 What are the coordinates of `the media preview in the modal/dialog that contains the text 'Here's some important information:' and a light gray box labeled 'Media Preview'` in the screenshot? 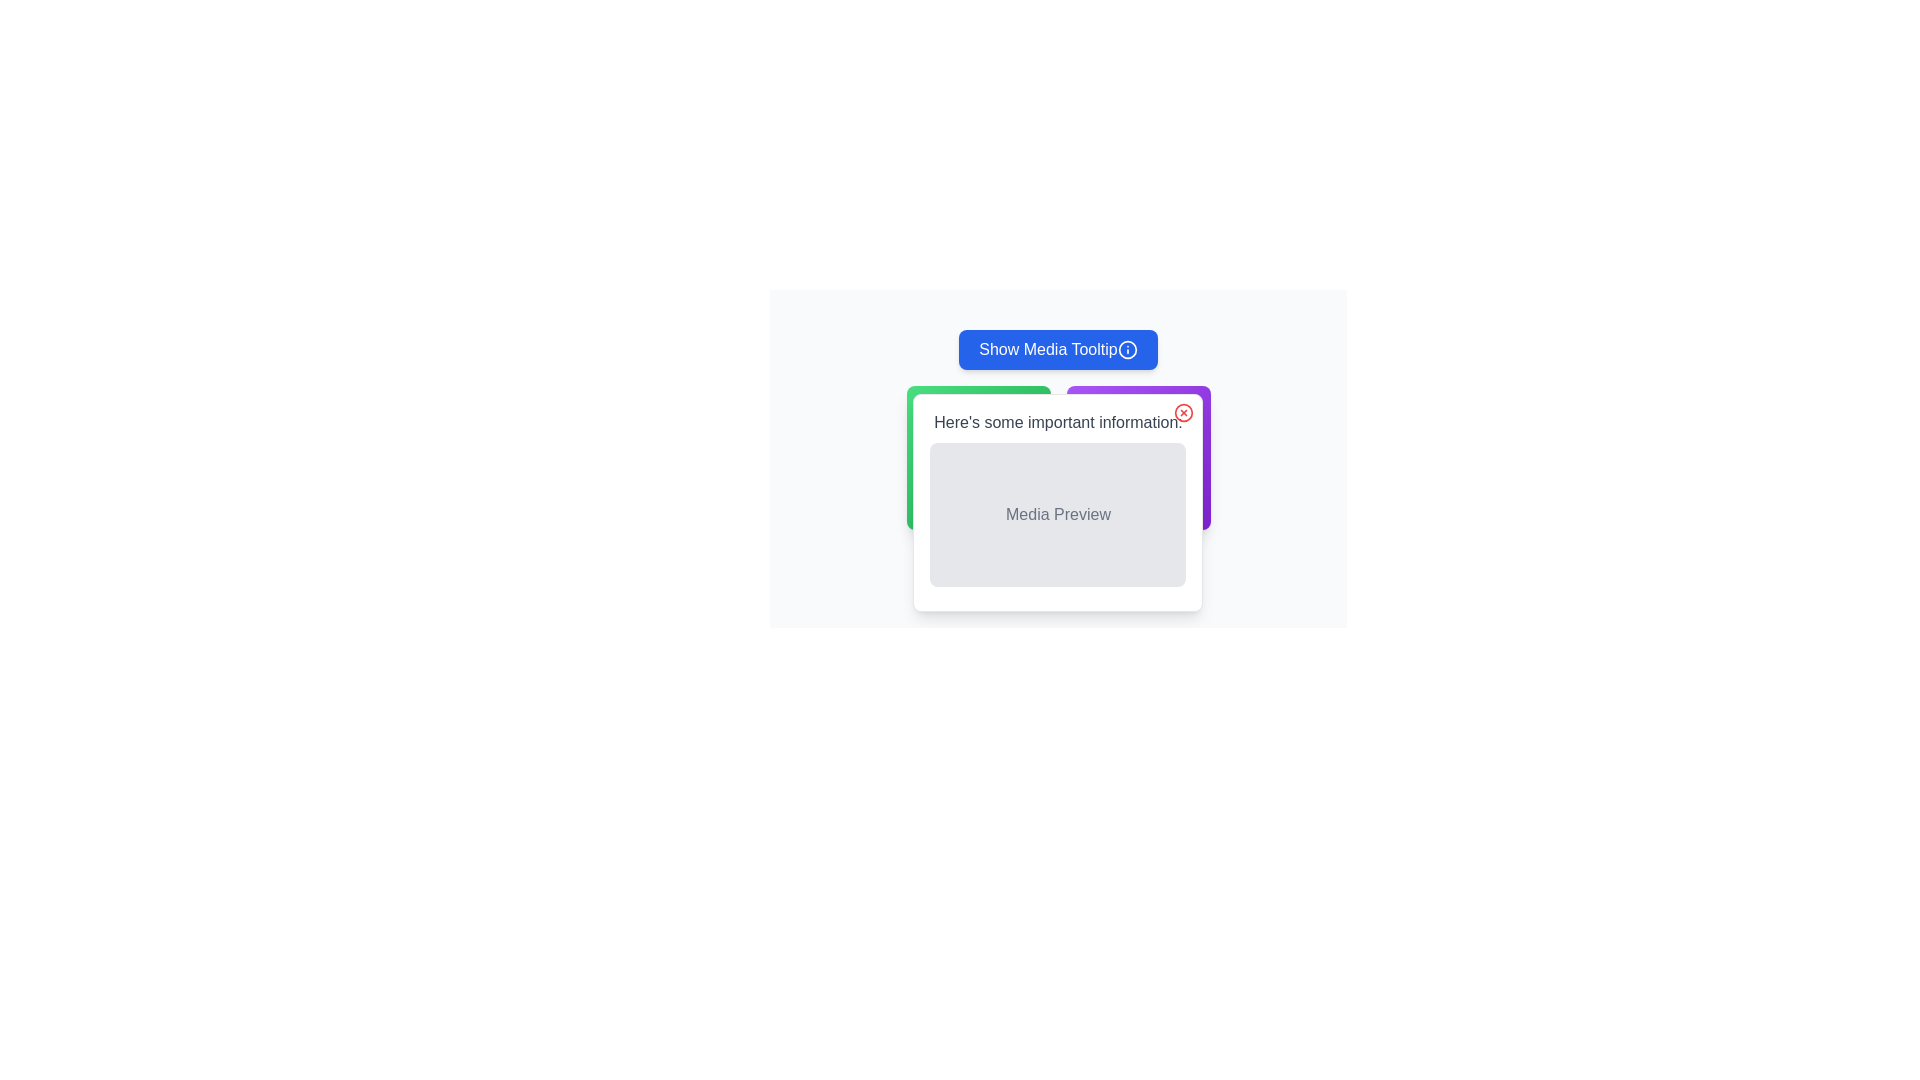 It's located at (1057, 501).